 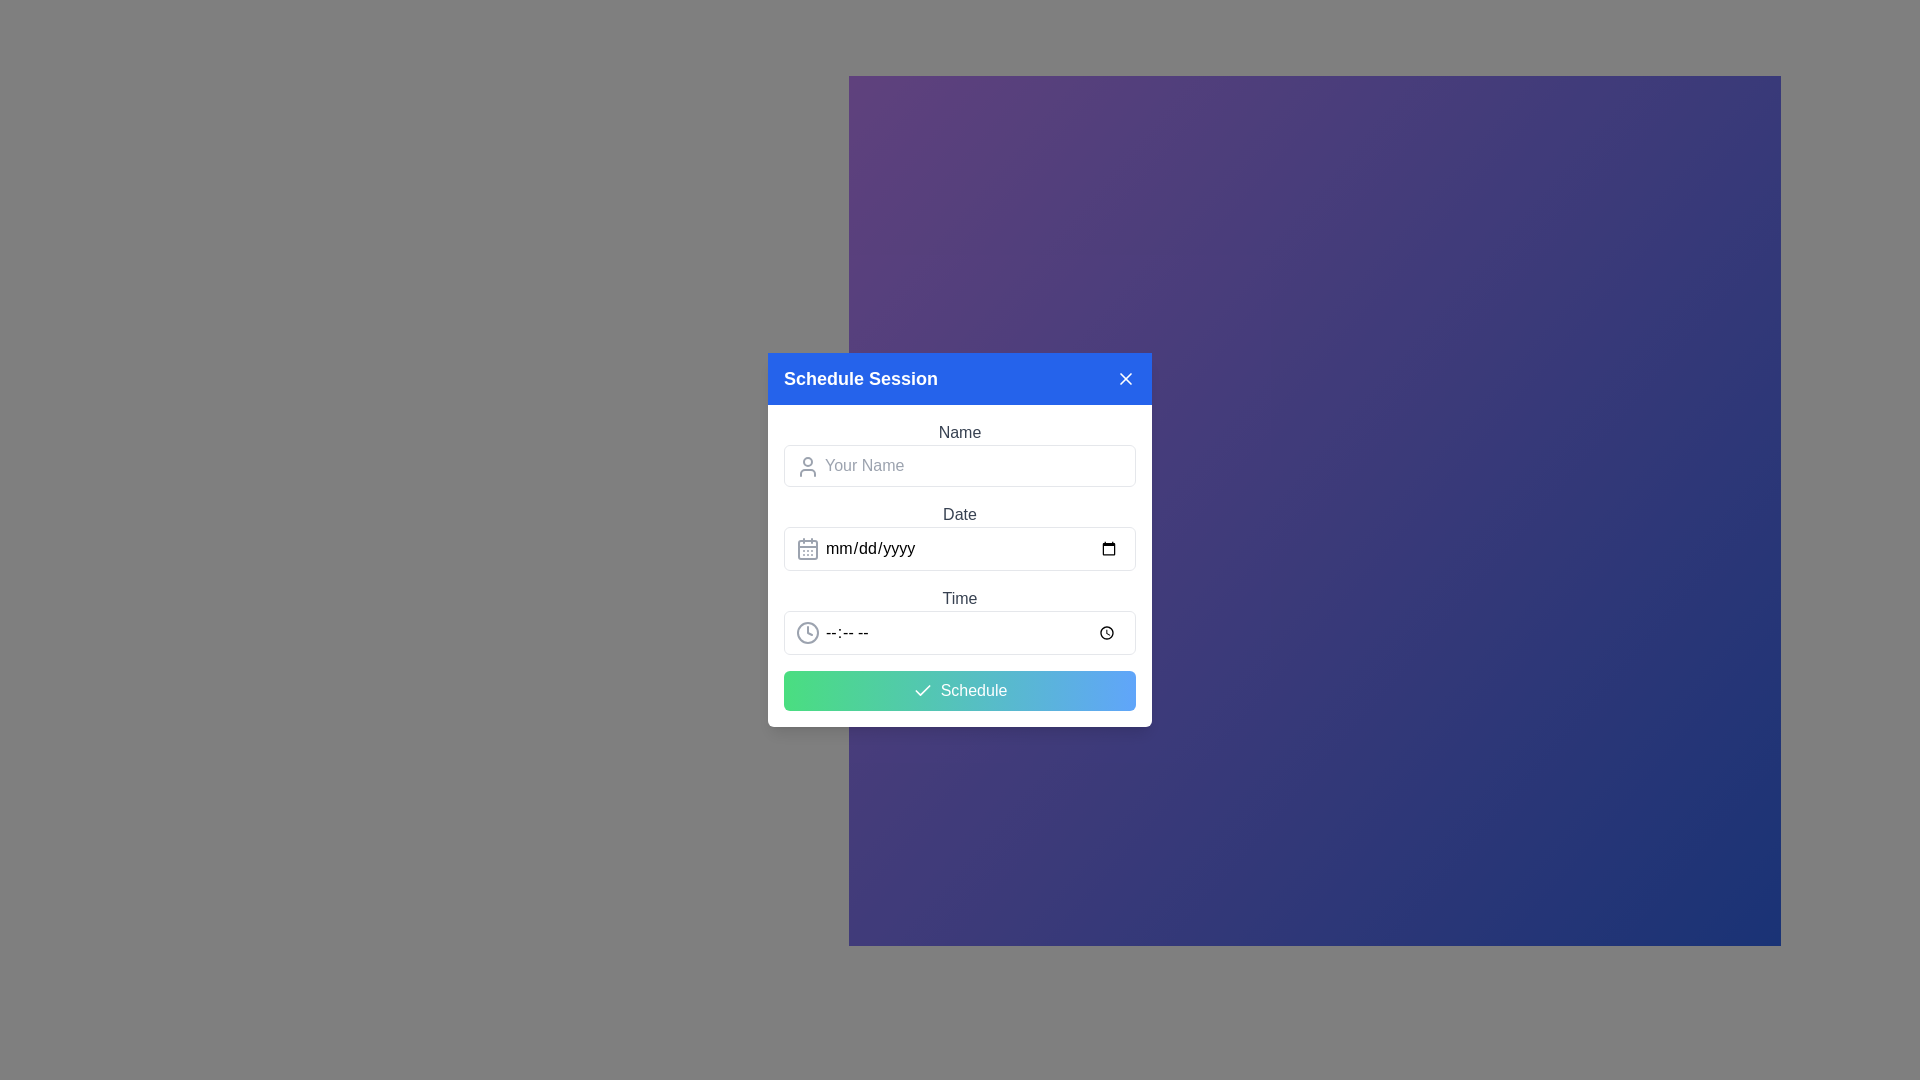 I want to click on the rectangular shape with rounded corners that is part of the calendar icon near the 'Date' entry field in the scheduling widget, so click(x=807, y=550).